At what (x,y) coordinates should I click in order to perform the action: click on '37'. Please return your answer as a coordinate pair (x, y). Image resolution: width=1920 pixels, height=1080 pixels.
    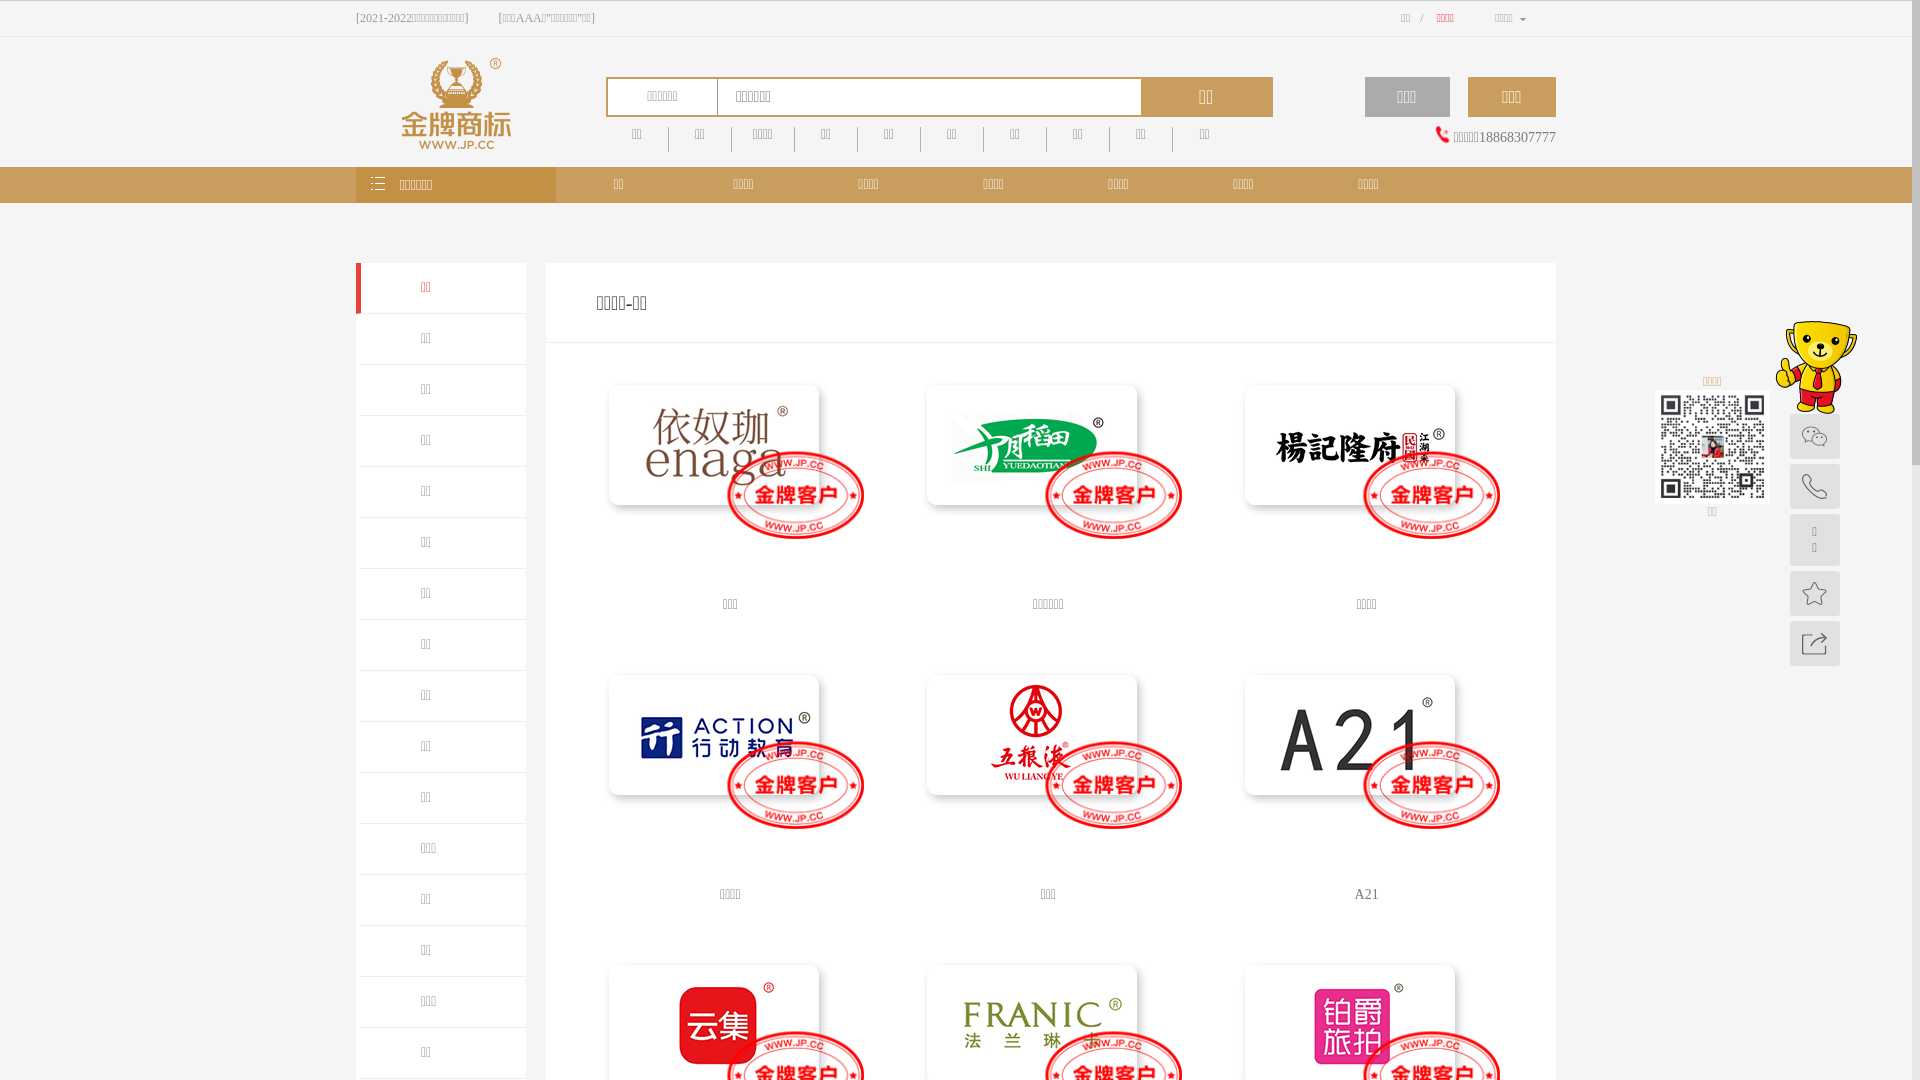
    Looking at the image, I should click on (1062, 278).